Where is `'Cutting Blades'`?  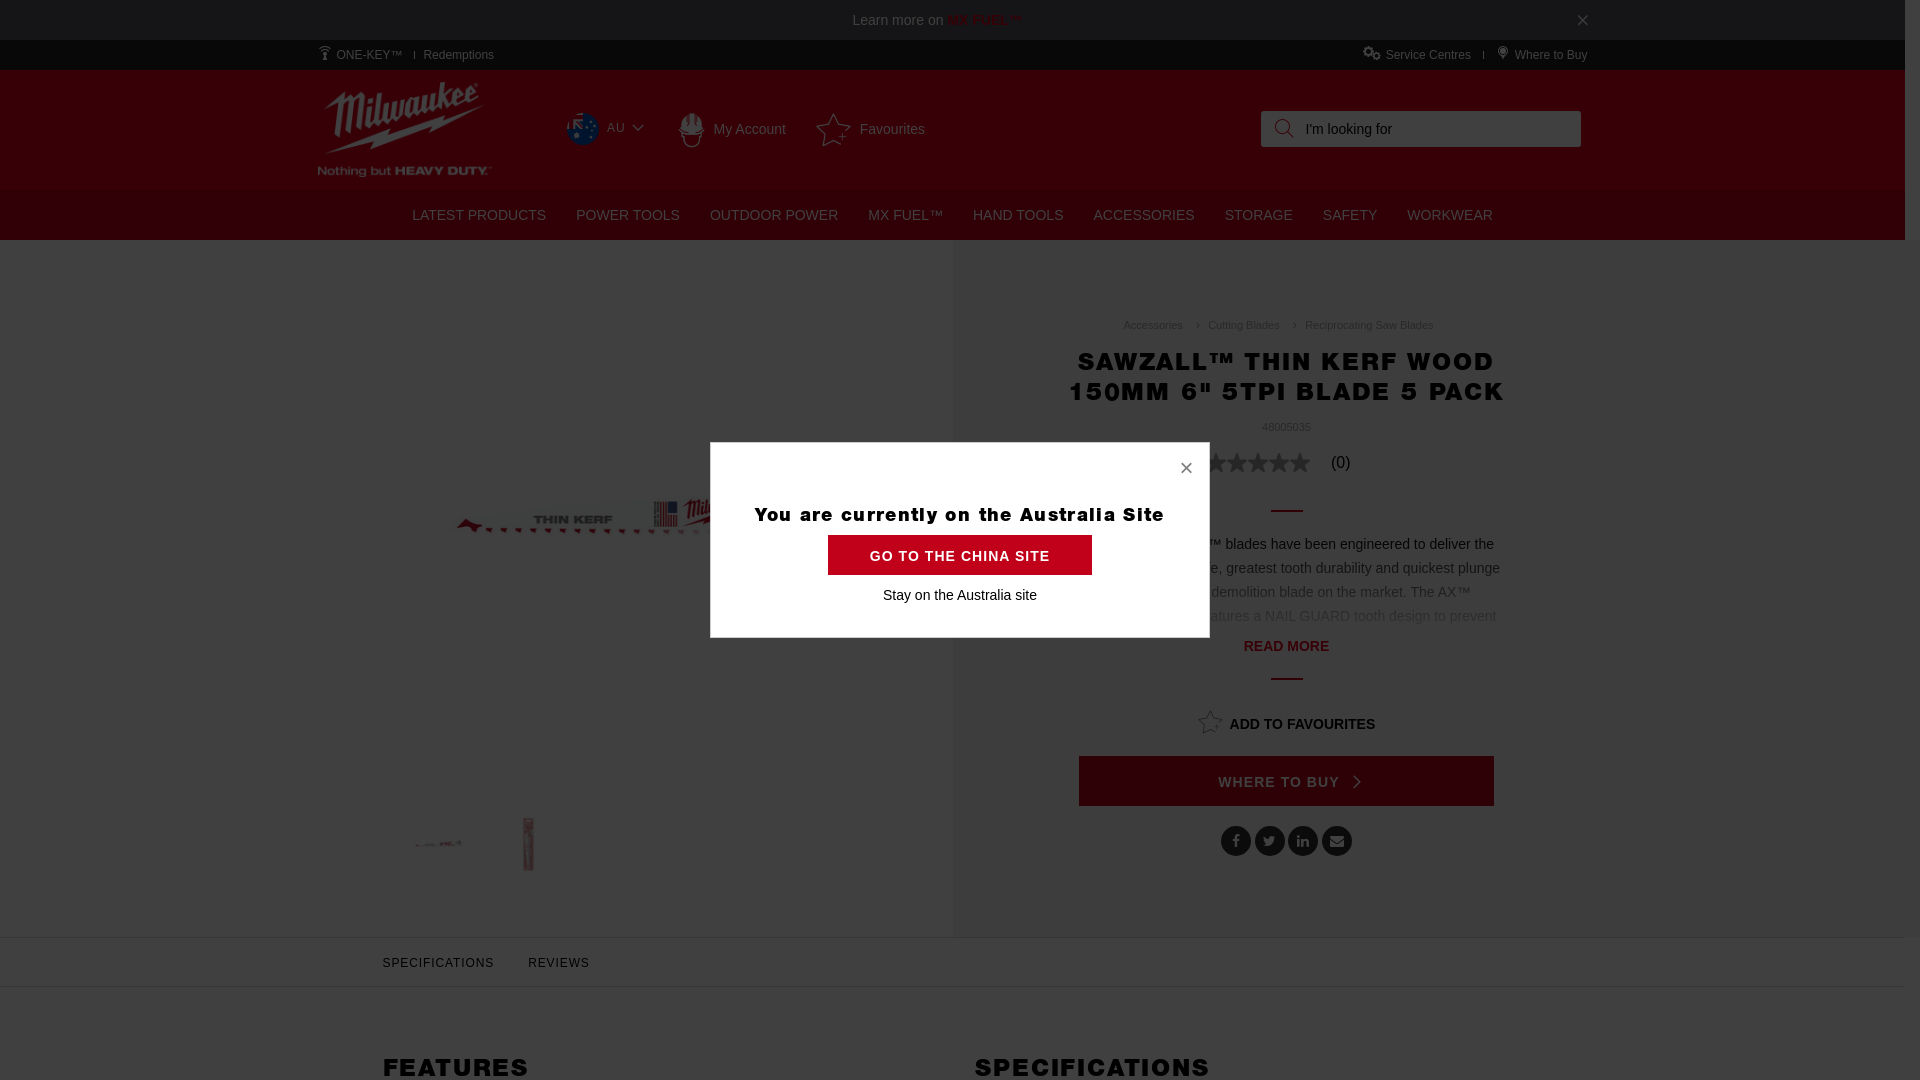
'Cutting Blades' is located at coordinates (1242, 323).